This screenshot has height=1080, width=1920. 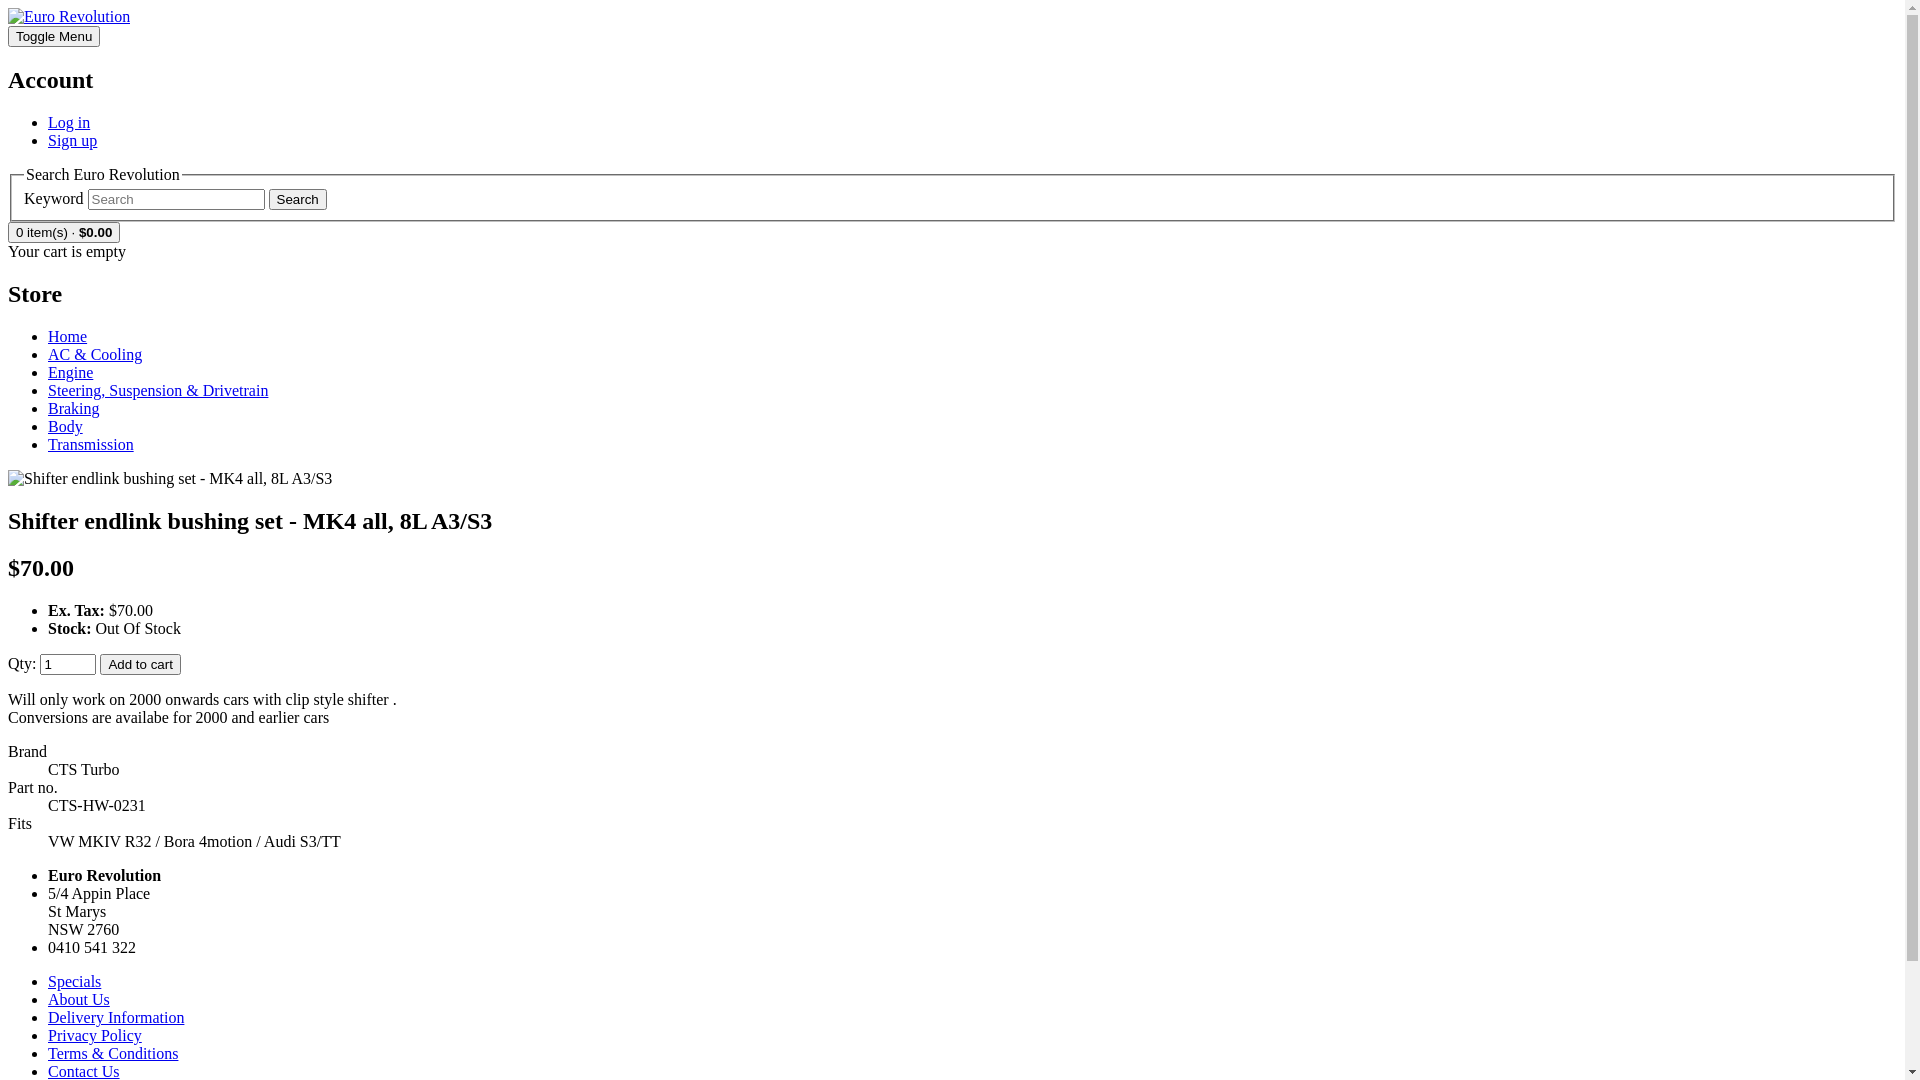 I want to click on 'Log in', so click(x=68, y=122).